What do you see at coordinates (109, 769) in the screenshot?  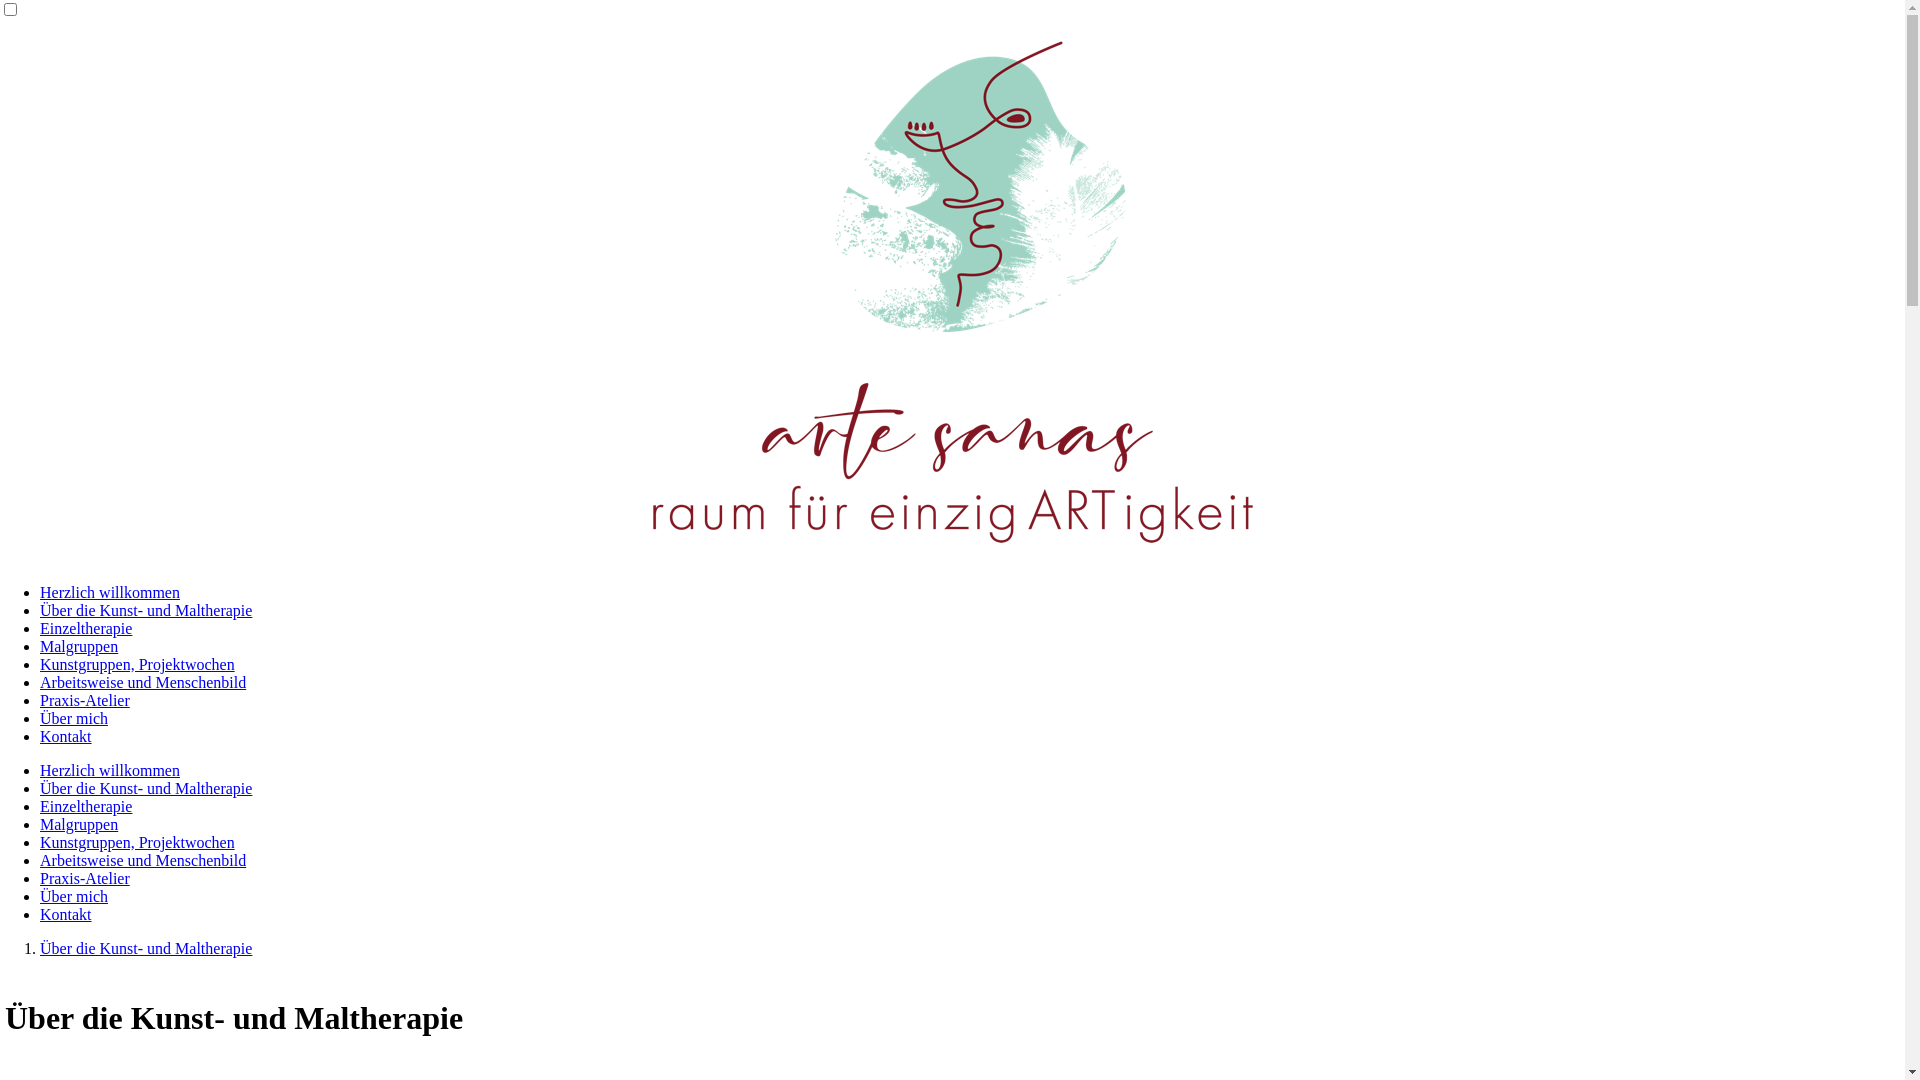 I see `'Herzlich willkommen'` at bounding box center [109, 769].